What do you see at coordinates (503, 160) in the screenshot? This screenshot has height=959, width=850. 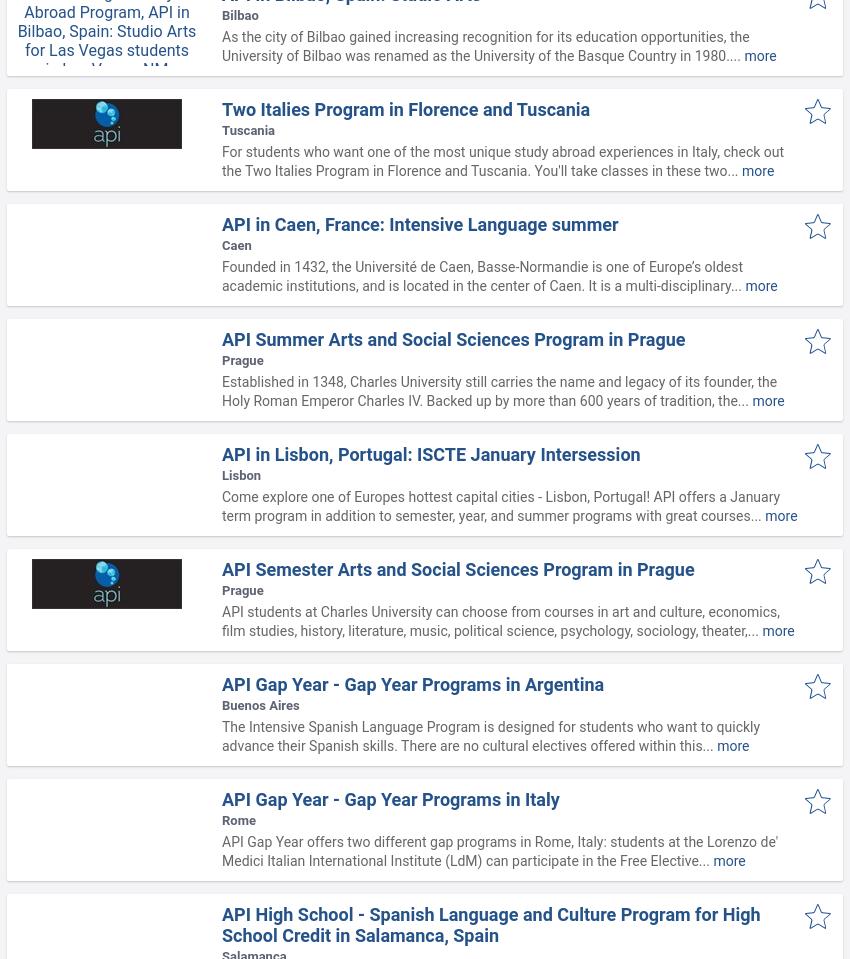 I see `'For students who want one of the most unique study abroad experiences in Italy, check out the Two Italies Program in Florence and Tuscania. You'll take classes in these two...'` at bounding box center [503, 160].